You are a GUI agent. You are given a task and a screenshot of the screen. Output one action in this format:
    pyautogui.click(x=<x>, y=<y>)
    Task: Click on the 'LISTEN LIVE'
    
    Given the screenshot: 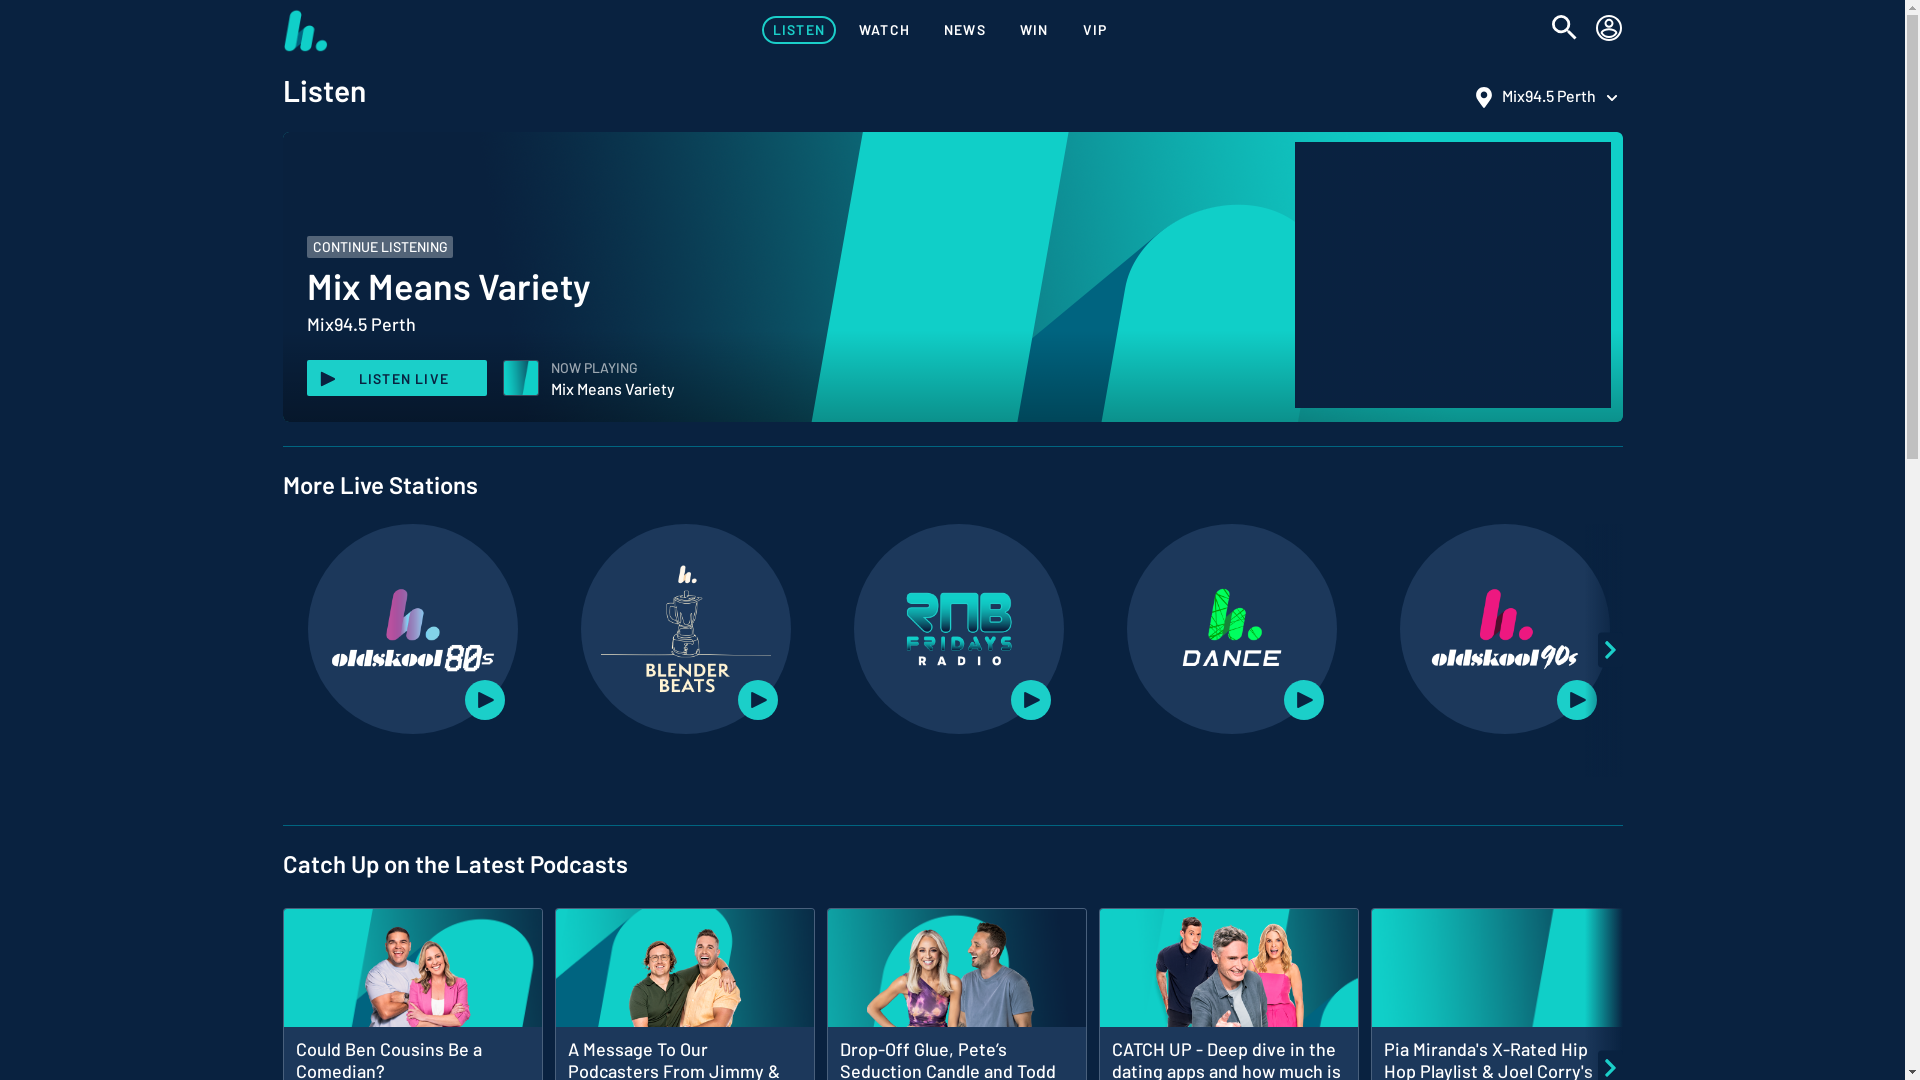 What is the action you would take?
    pyautogui.click(x=305, y=378)
    